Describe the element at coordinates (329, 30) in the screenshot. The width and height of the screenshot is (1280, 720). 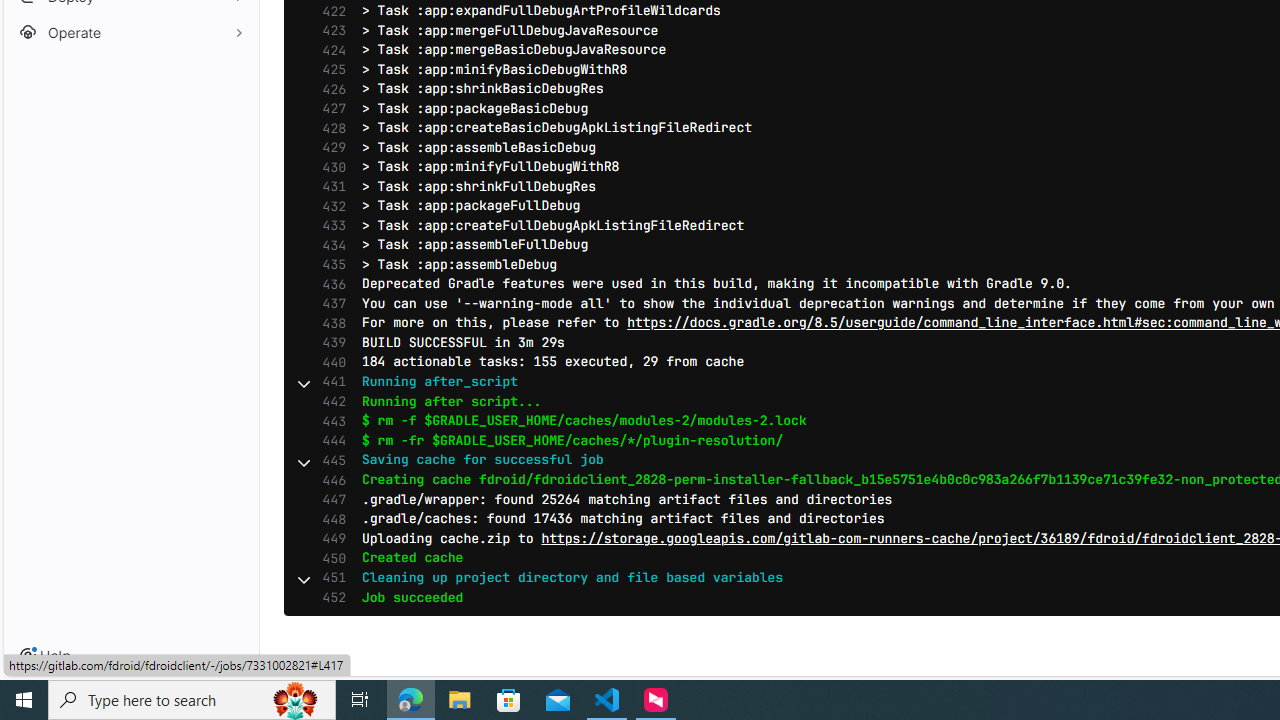
I see `'423'` at that location.